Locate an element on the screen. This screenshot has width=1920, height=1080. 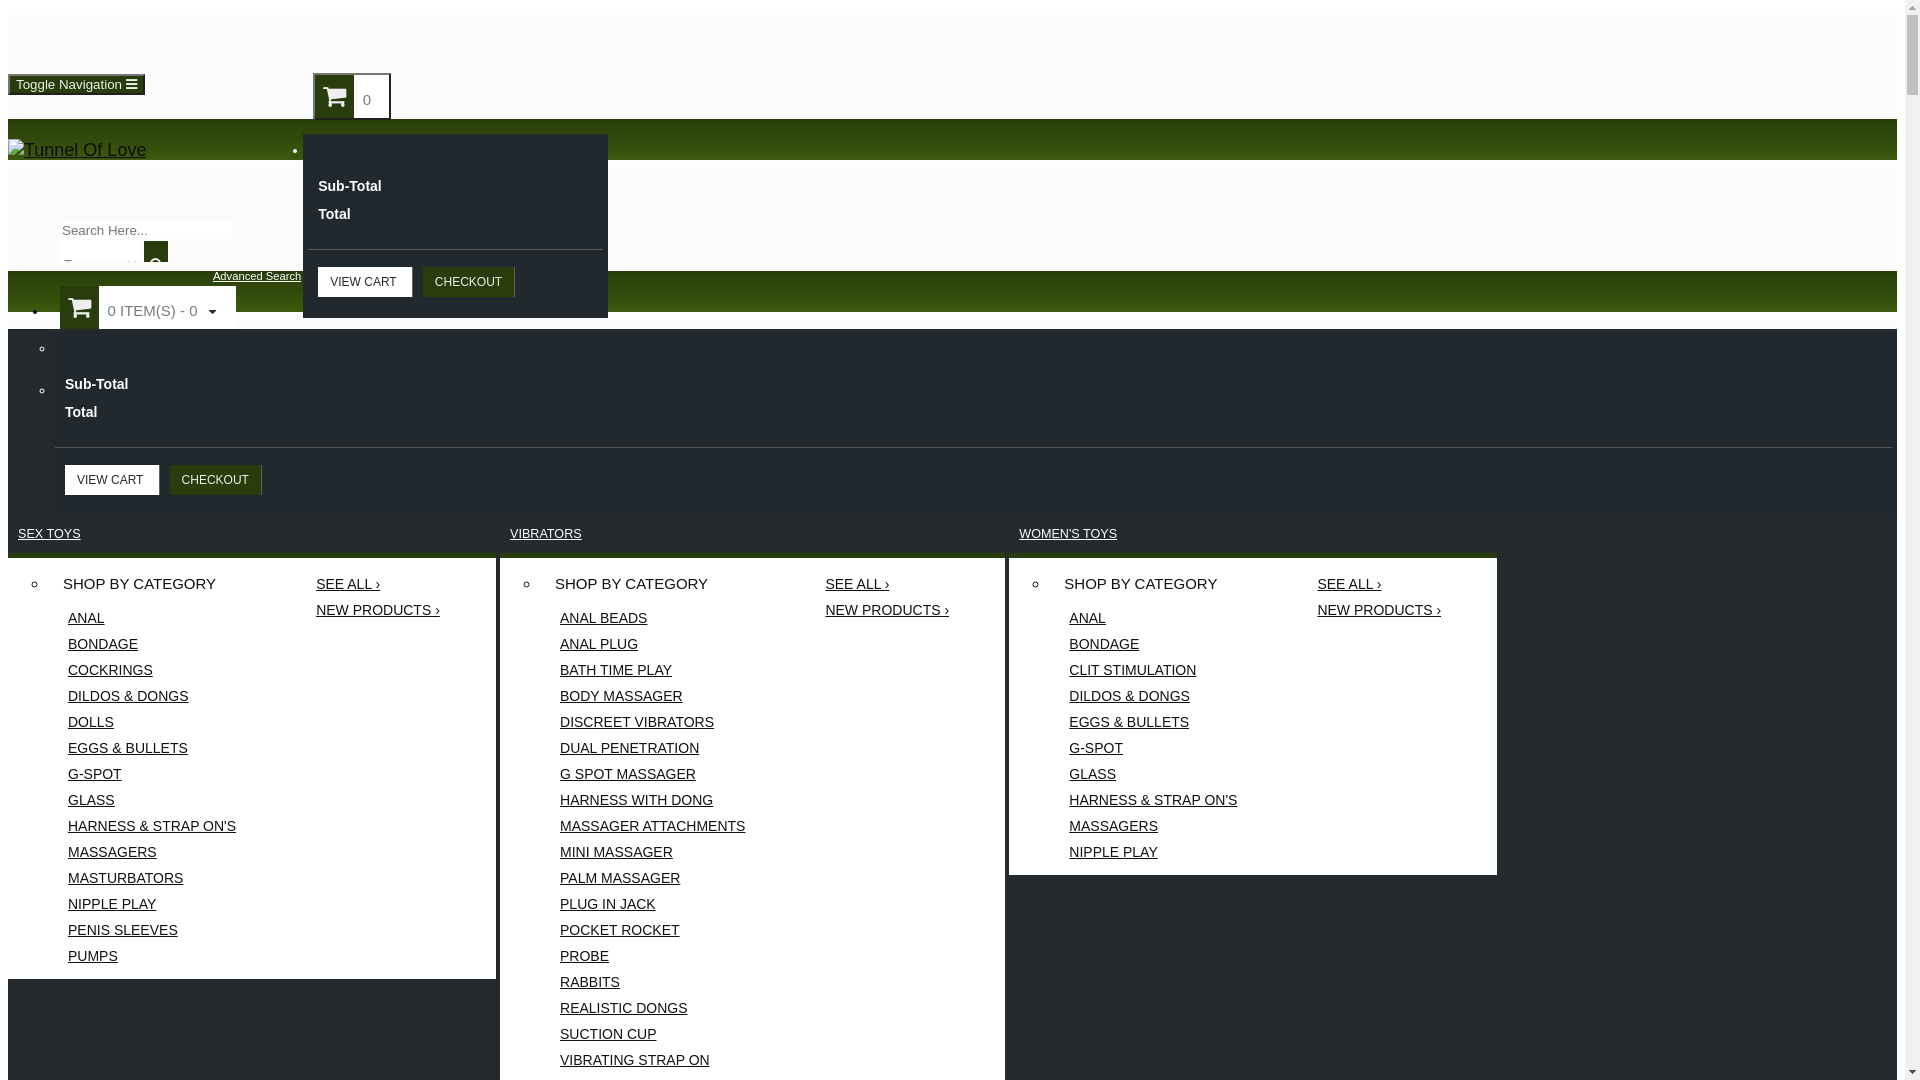
'Advanced Search' is located at coordinates (256, 276).